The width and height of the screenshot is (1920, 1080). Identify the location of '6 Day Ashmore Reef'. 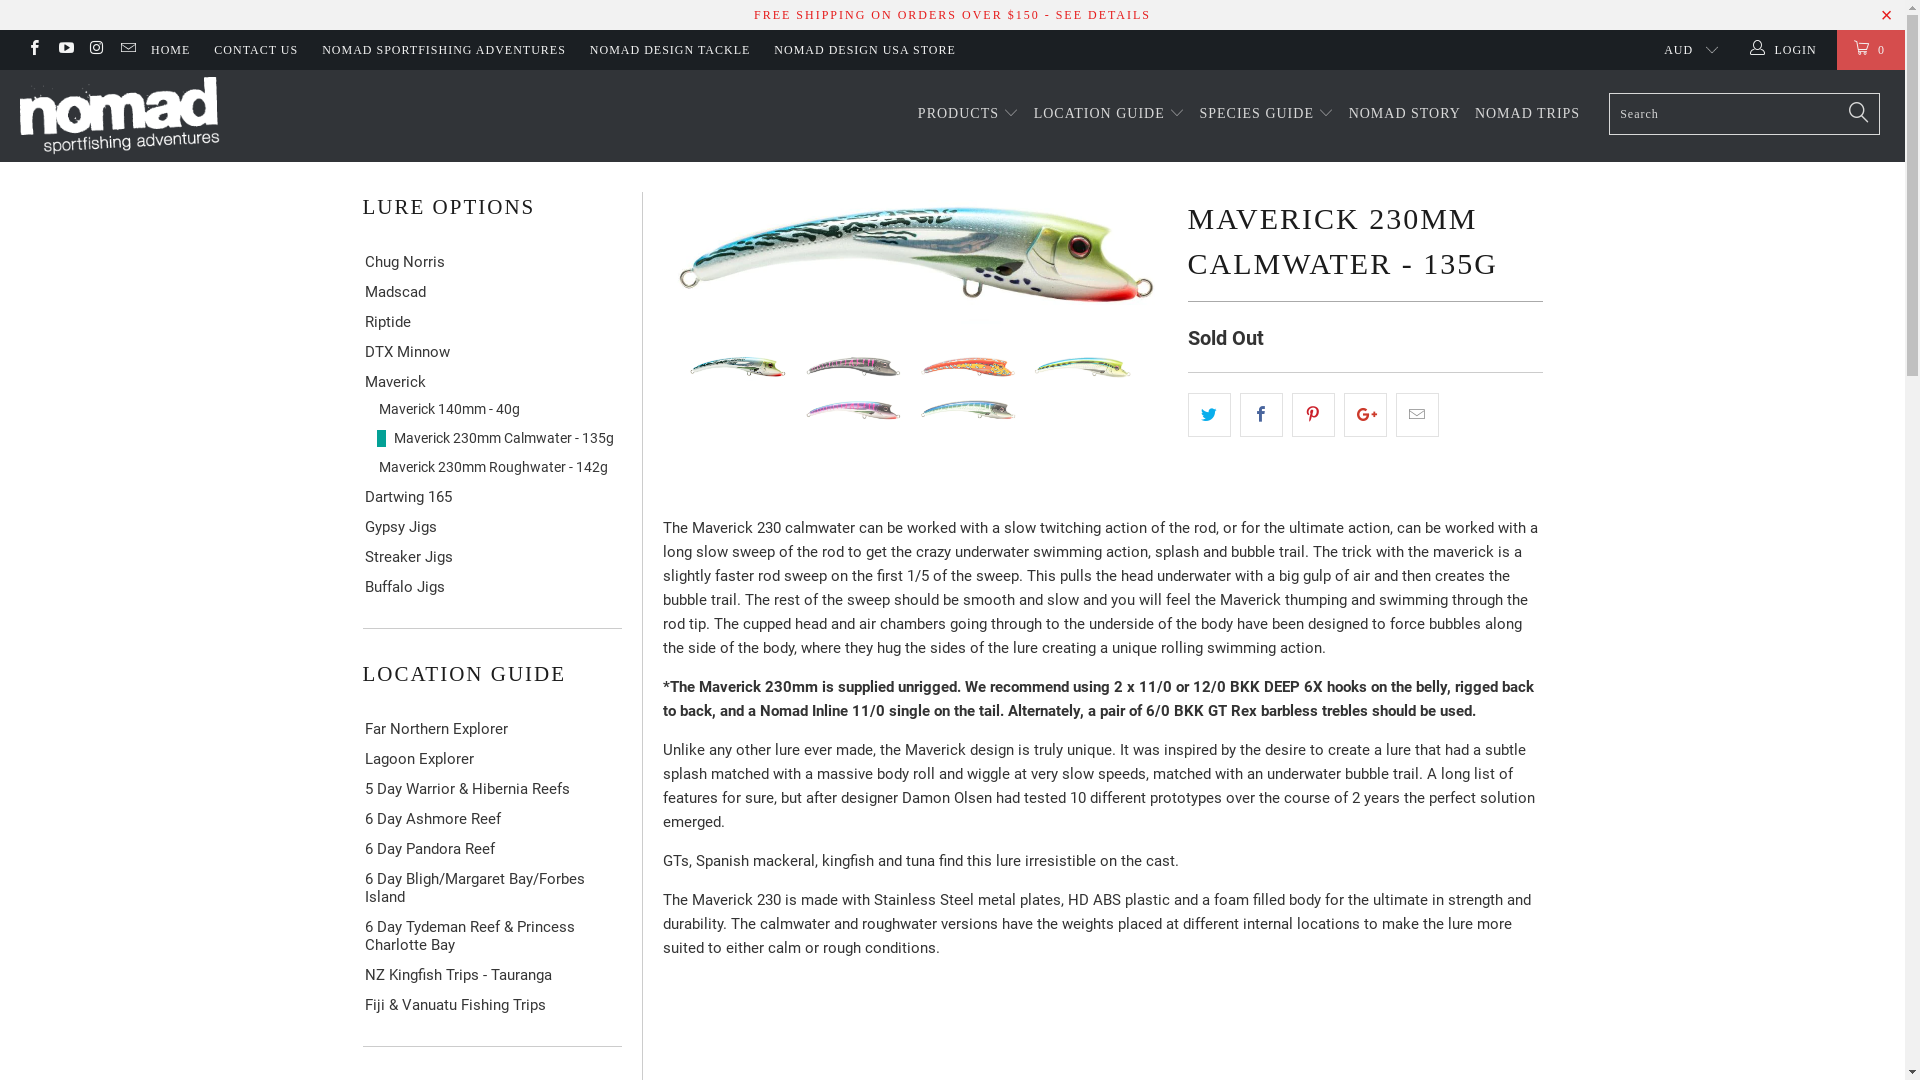
(491, 818).